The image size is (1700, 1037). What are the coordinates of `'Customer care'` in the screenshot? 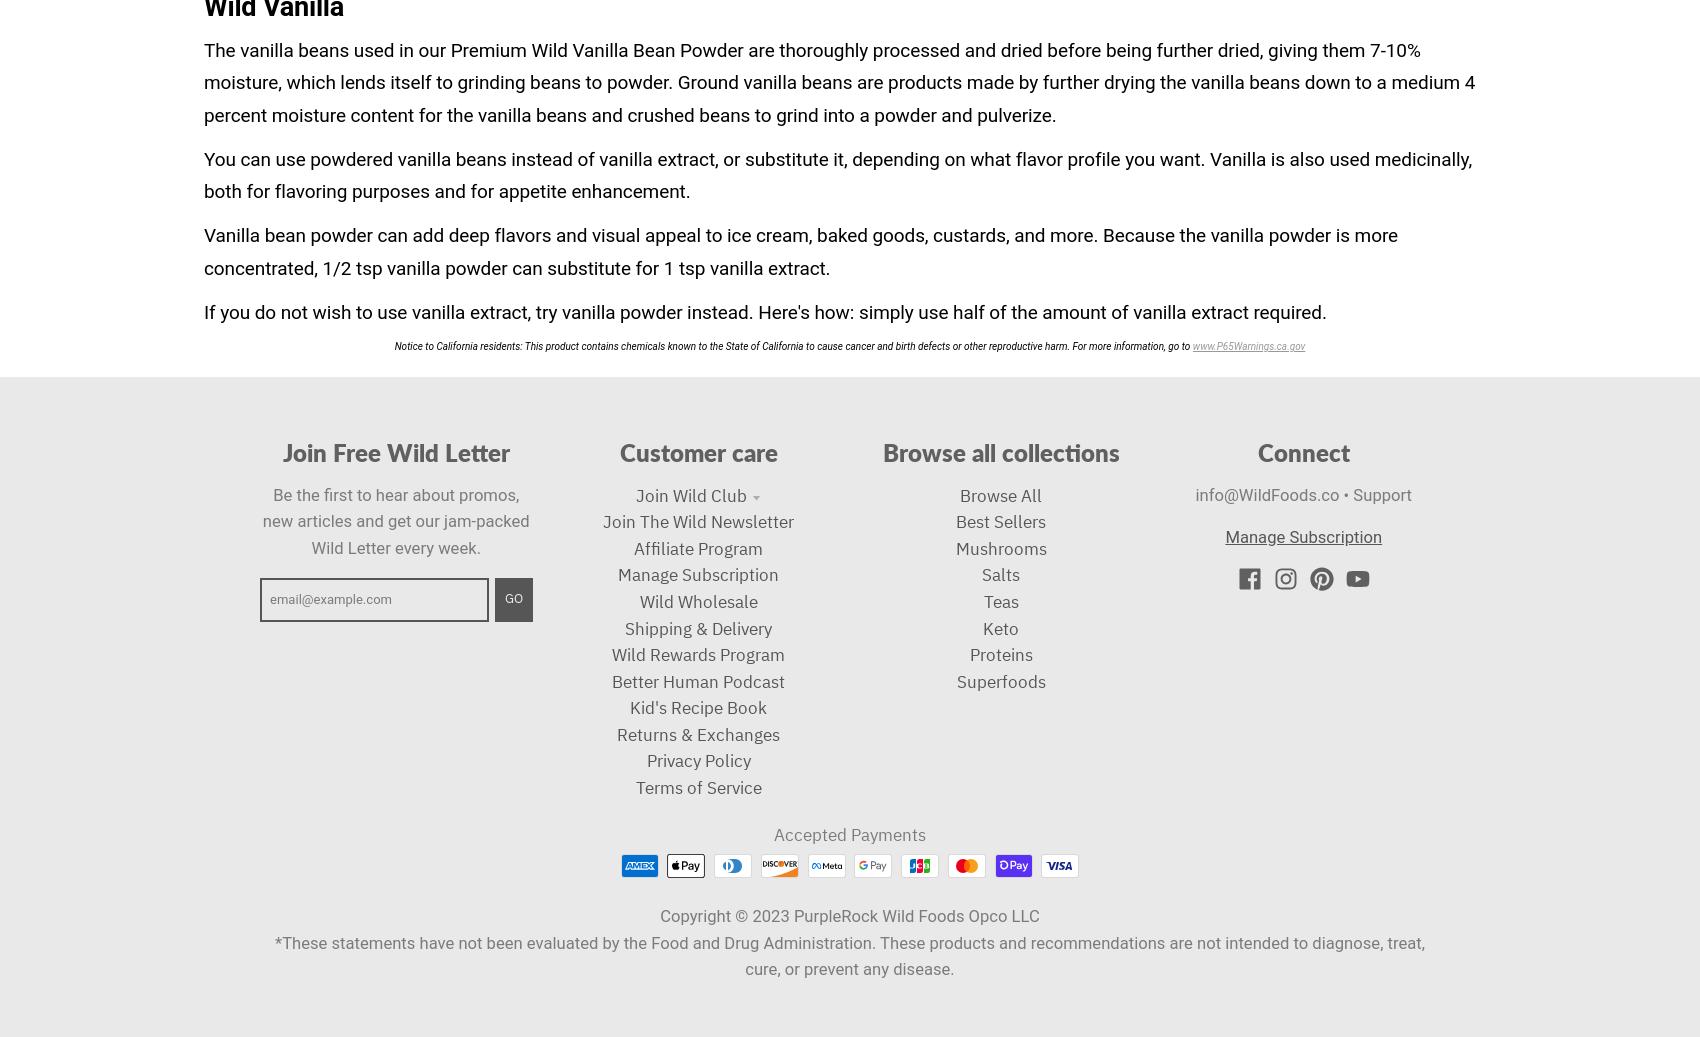 It's located at (698, 451).